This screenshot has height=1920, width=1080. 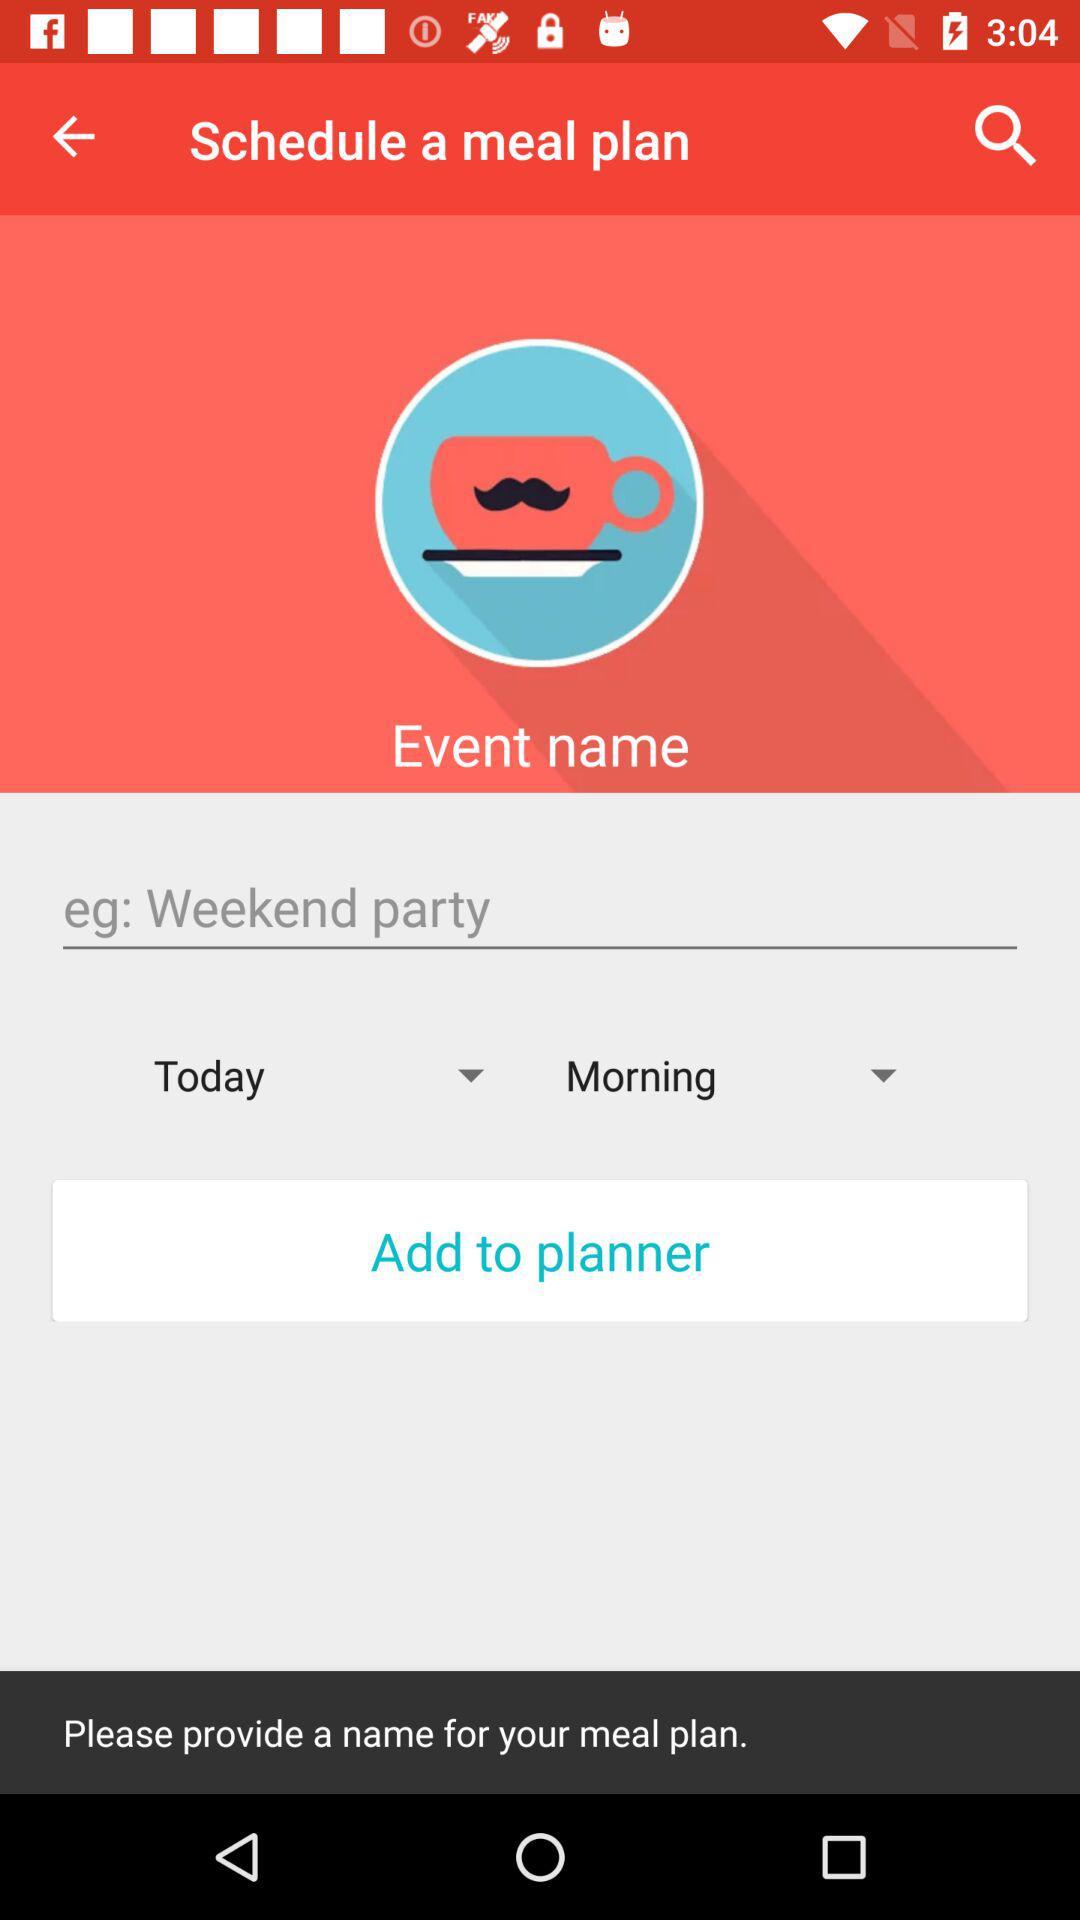 I want to click on name, so click(x=540, y=906).